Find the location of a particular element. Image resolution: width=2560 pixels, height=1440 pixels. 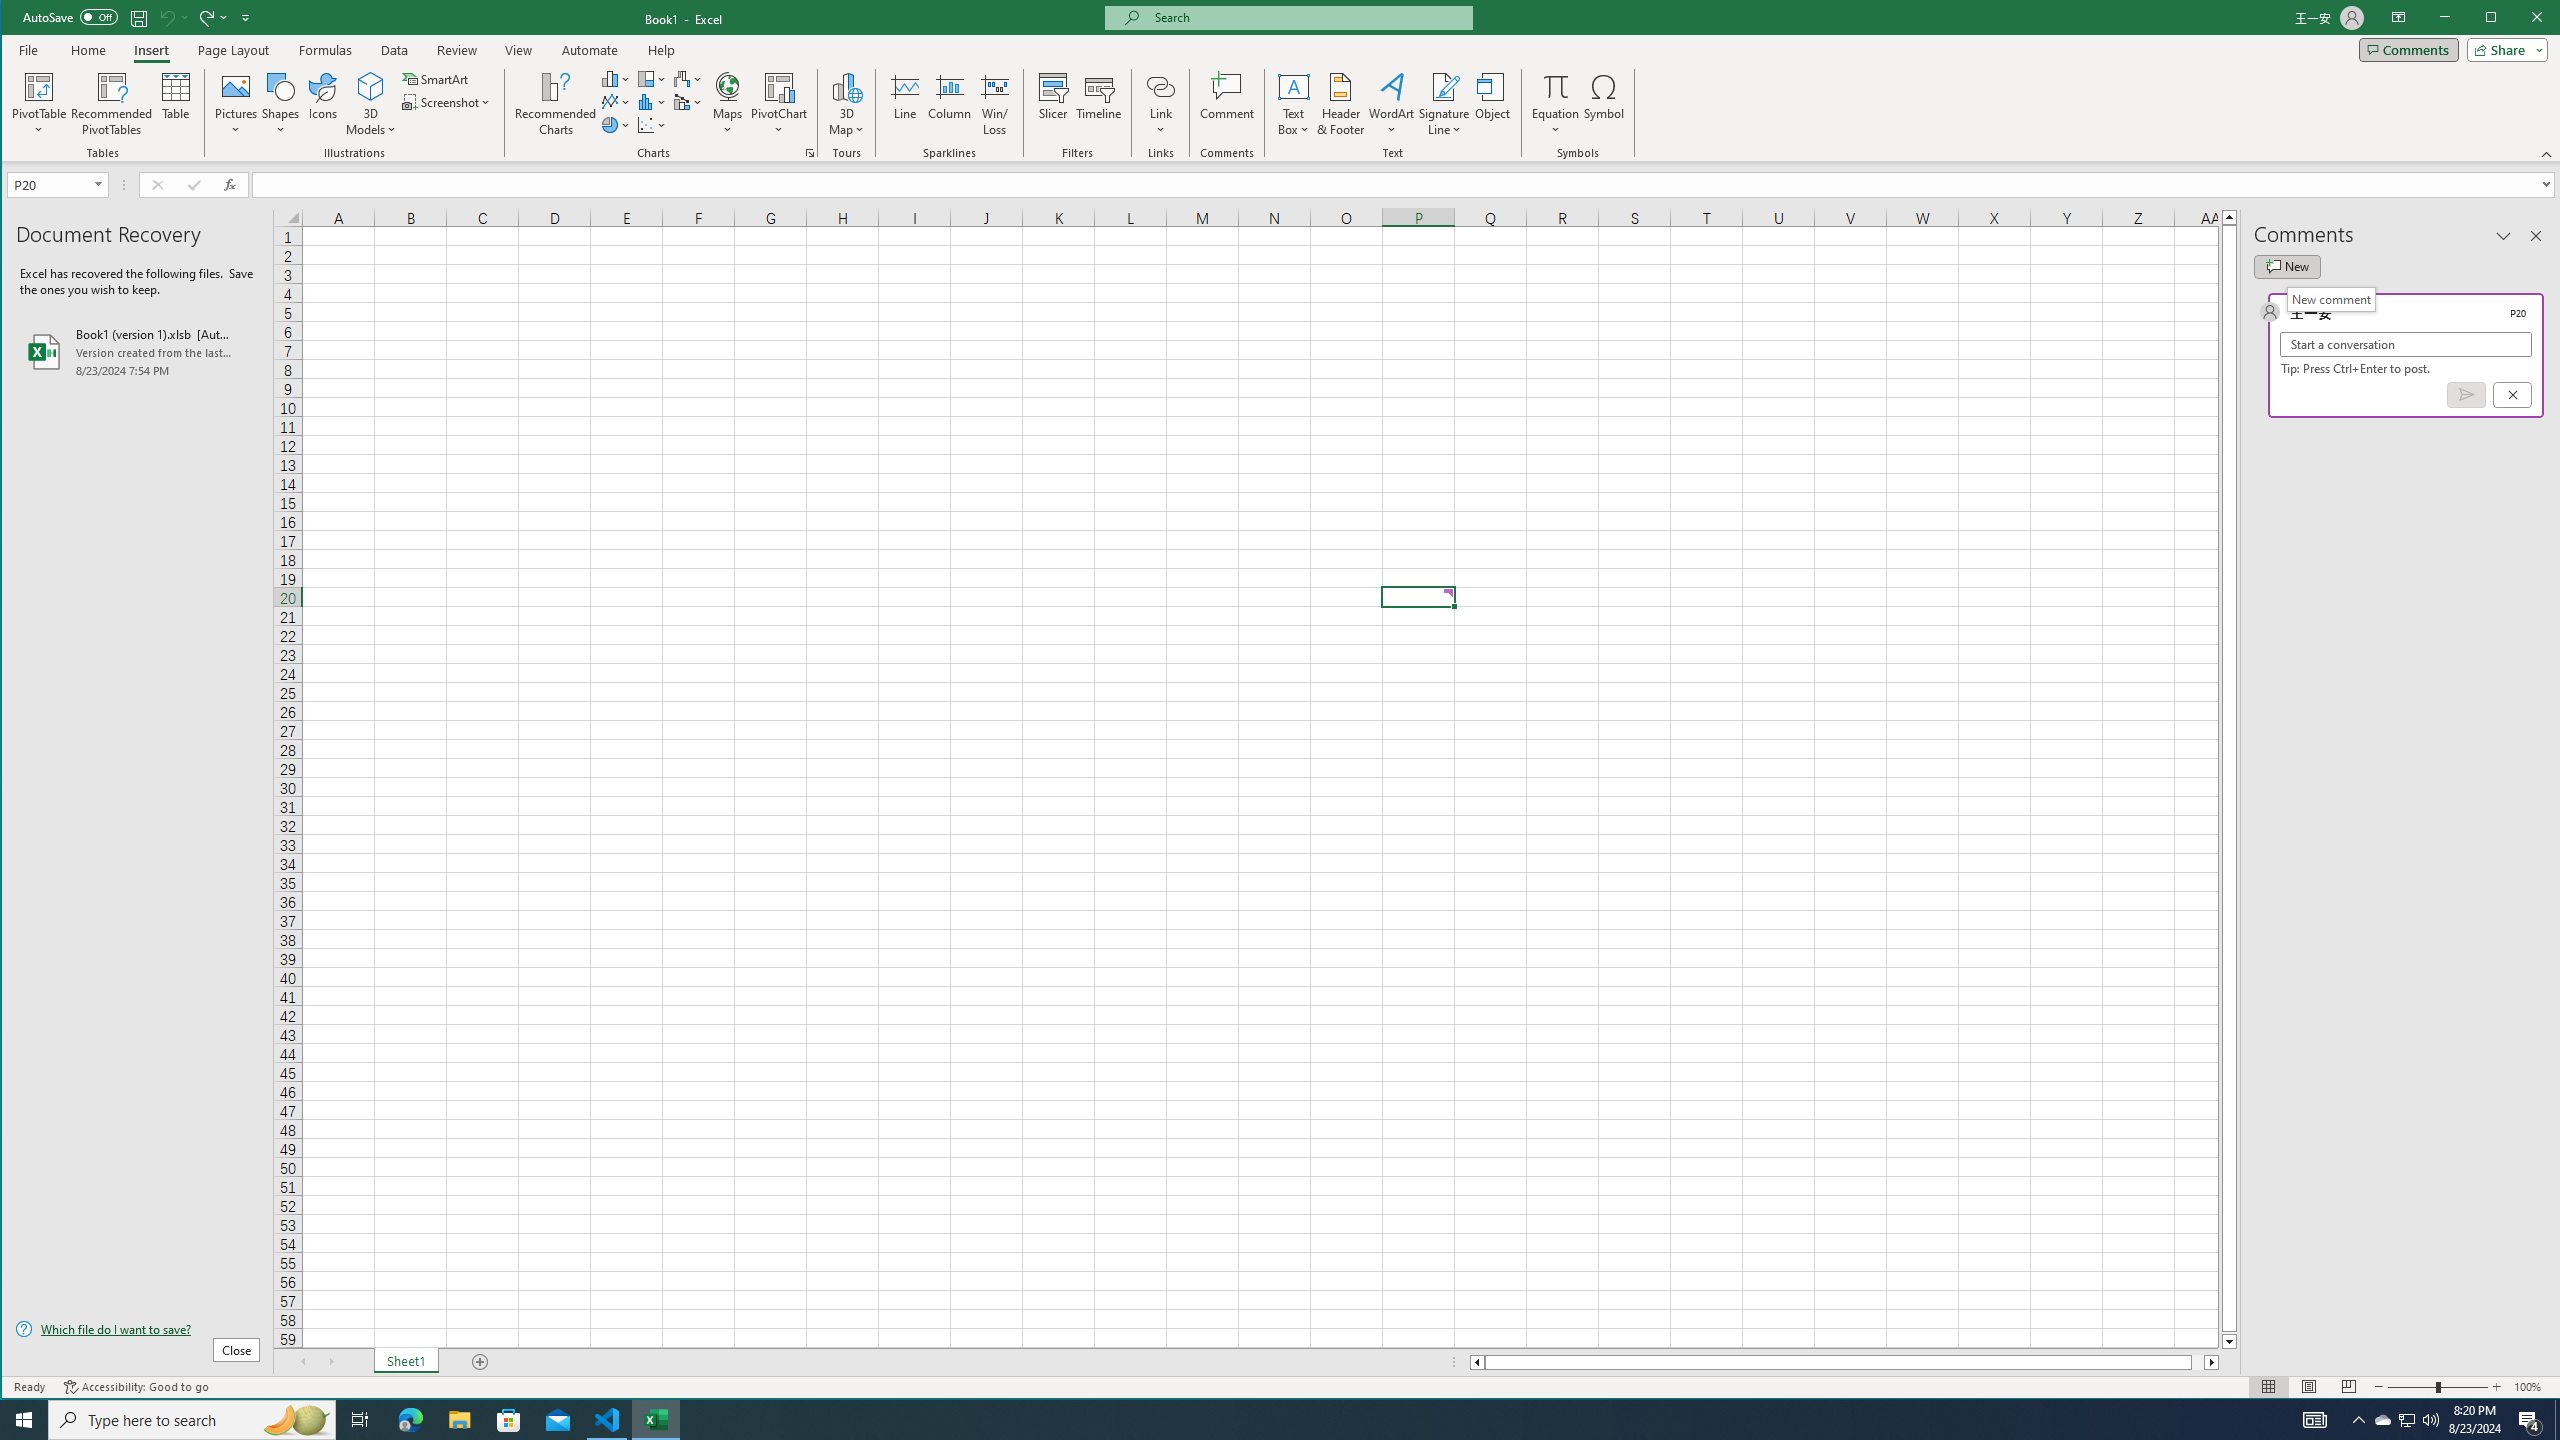

'View' is located at coordinates (517, 49).